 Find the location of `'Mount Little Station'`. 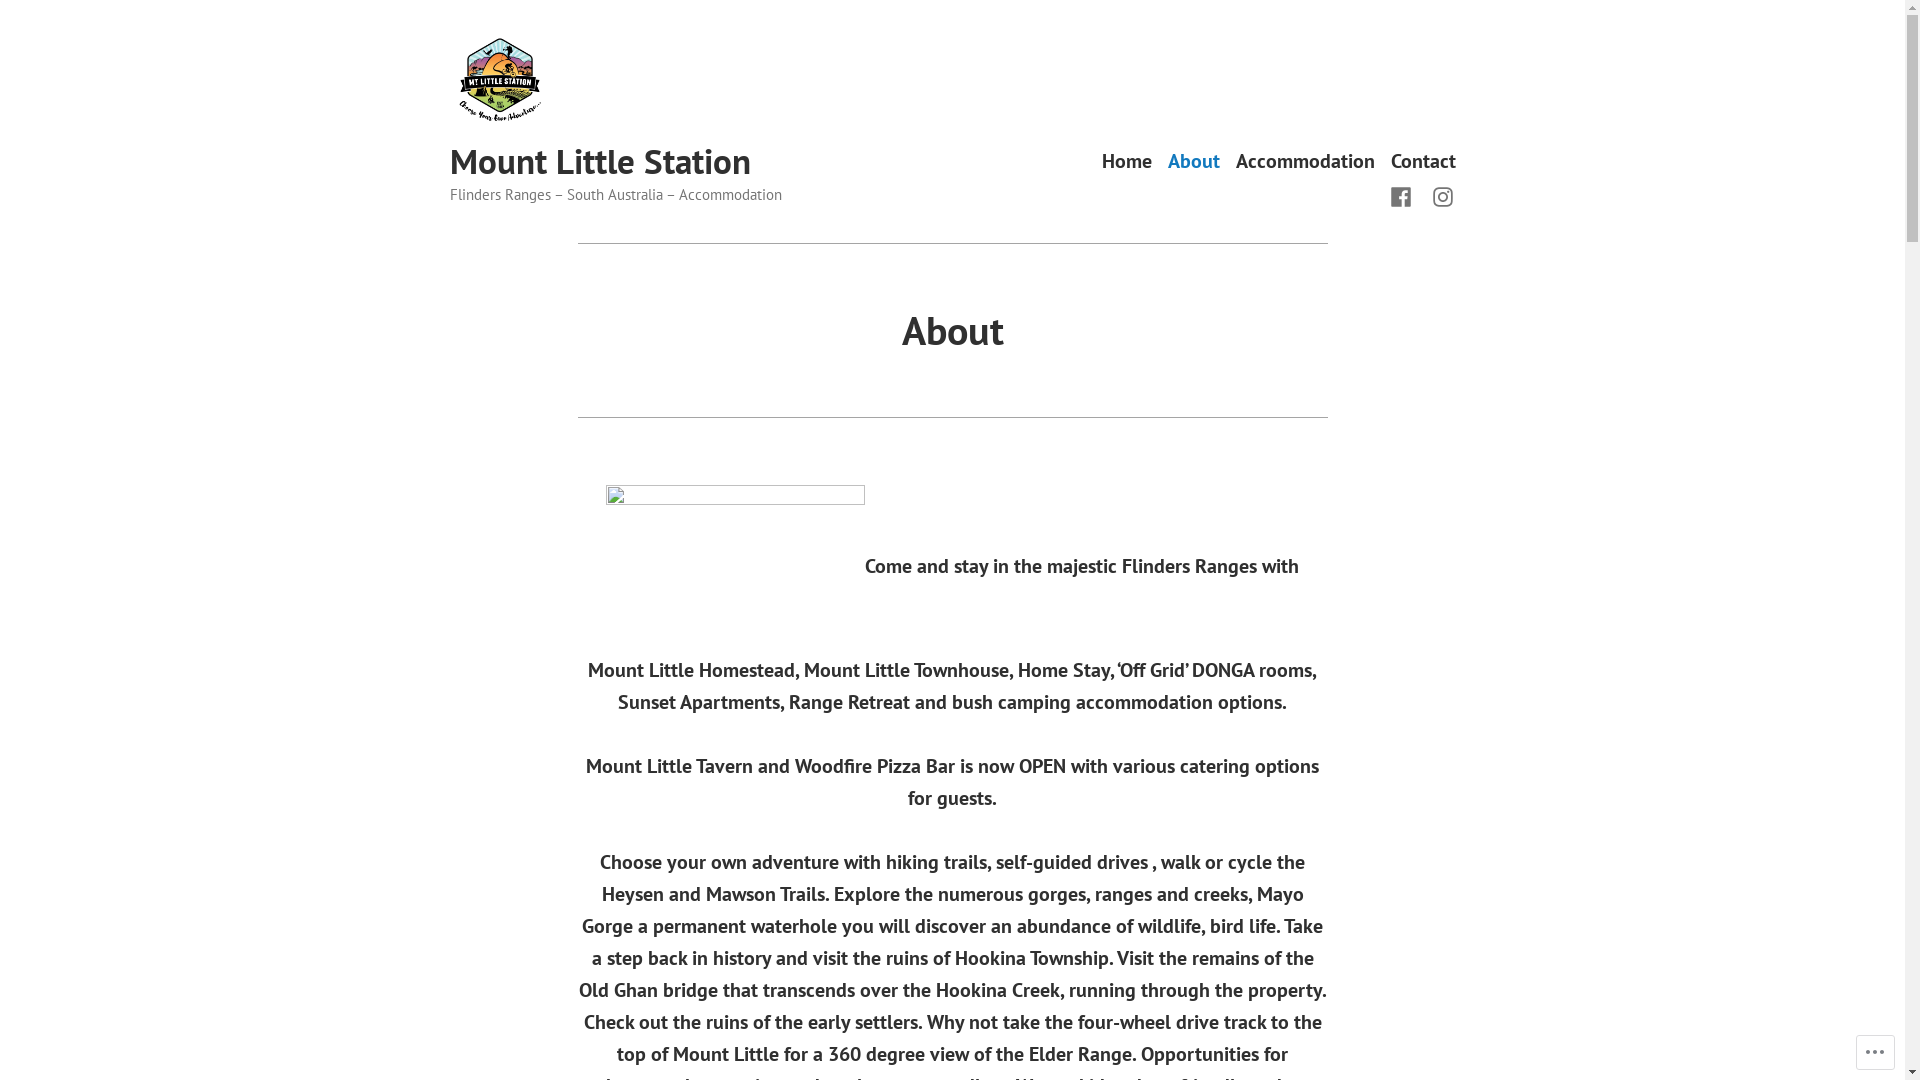

'Mount Little Station' is located at coordinates (599, 160).